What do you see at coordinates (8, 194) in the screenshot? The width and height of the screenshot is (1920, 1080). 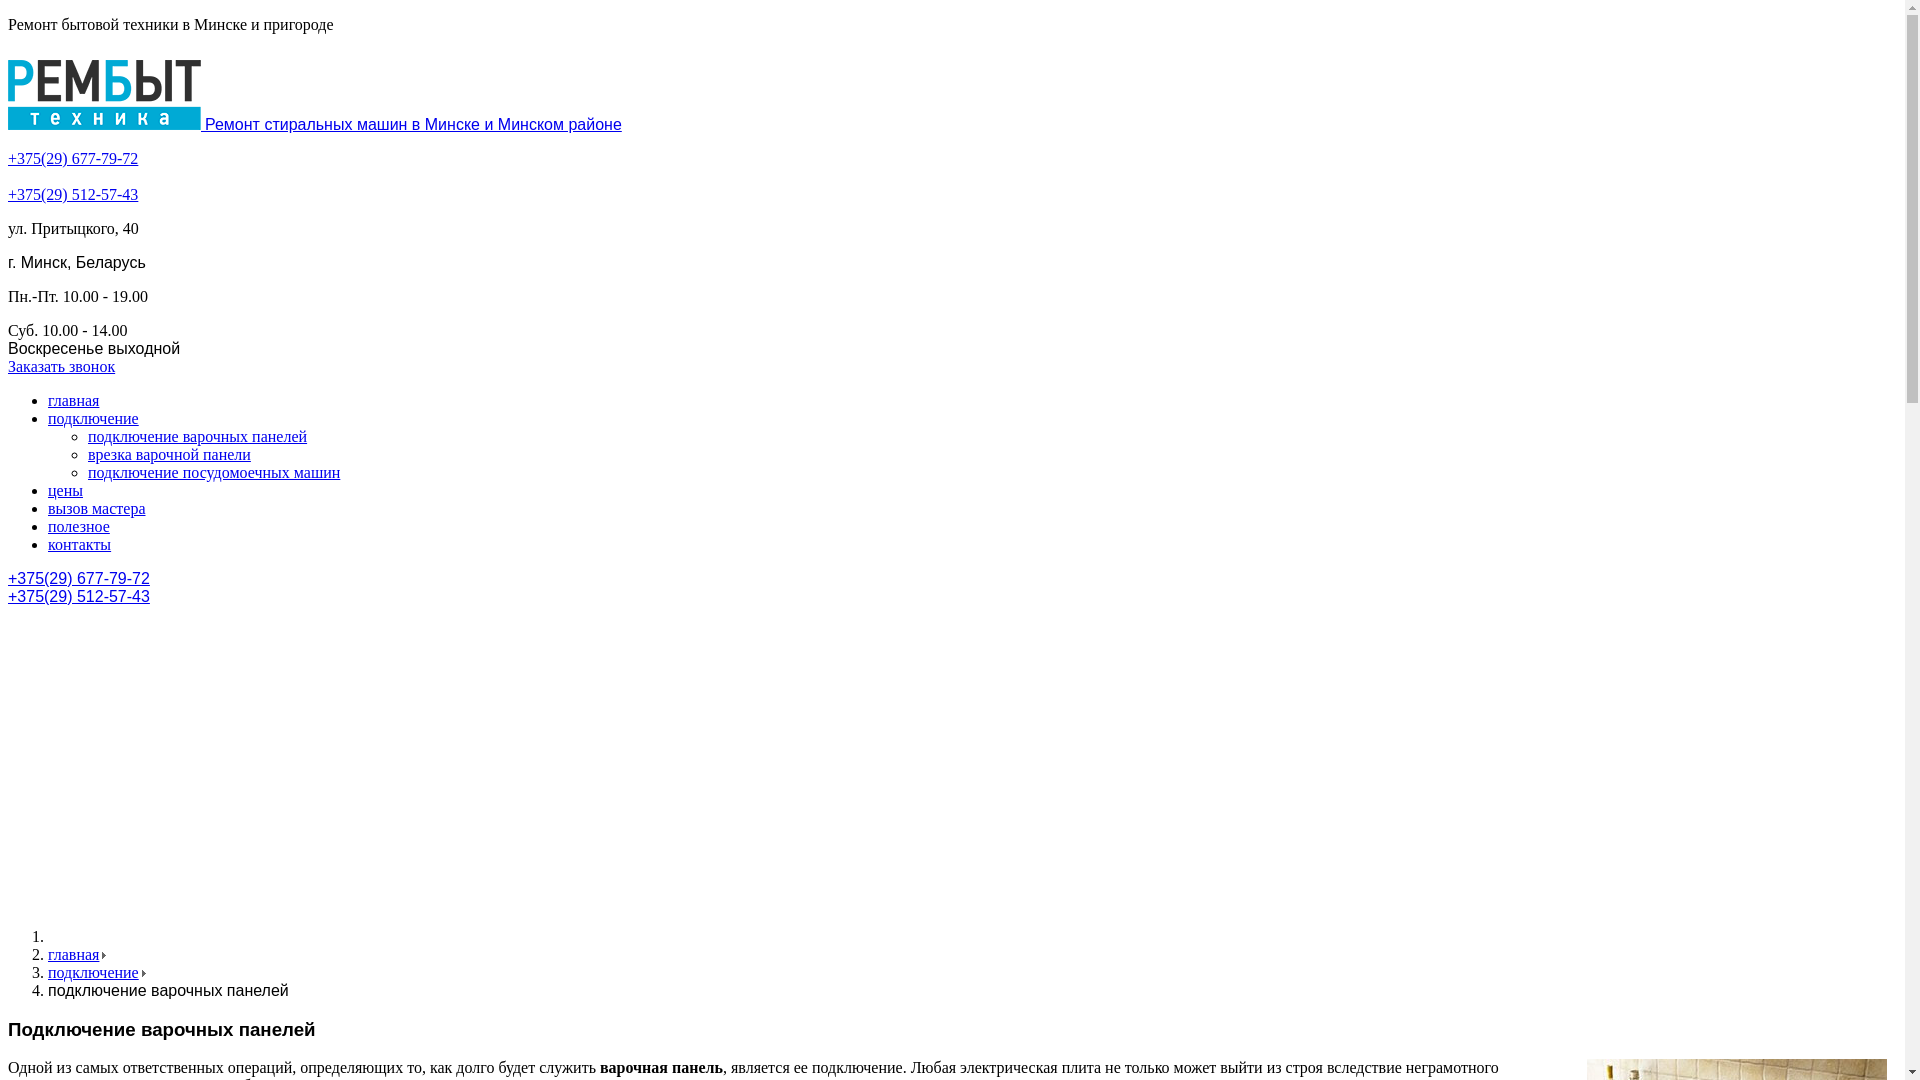 I see `'+375(29) 512-57-43'` at bounding box center [8, 194].